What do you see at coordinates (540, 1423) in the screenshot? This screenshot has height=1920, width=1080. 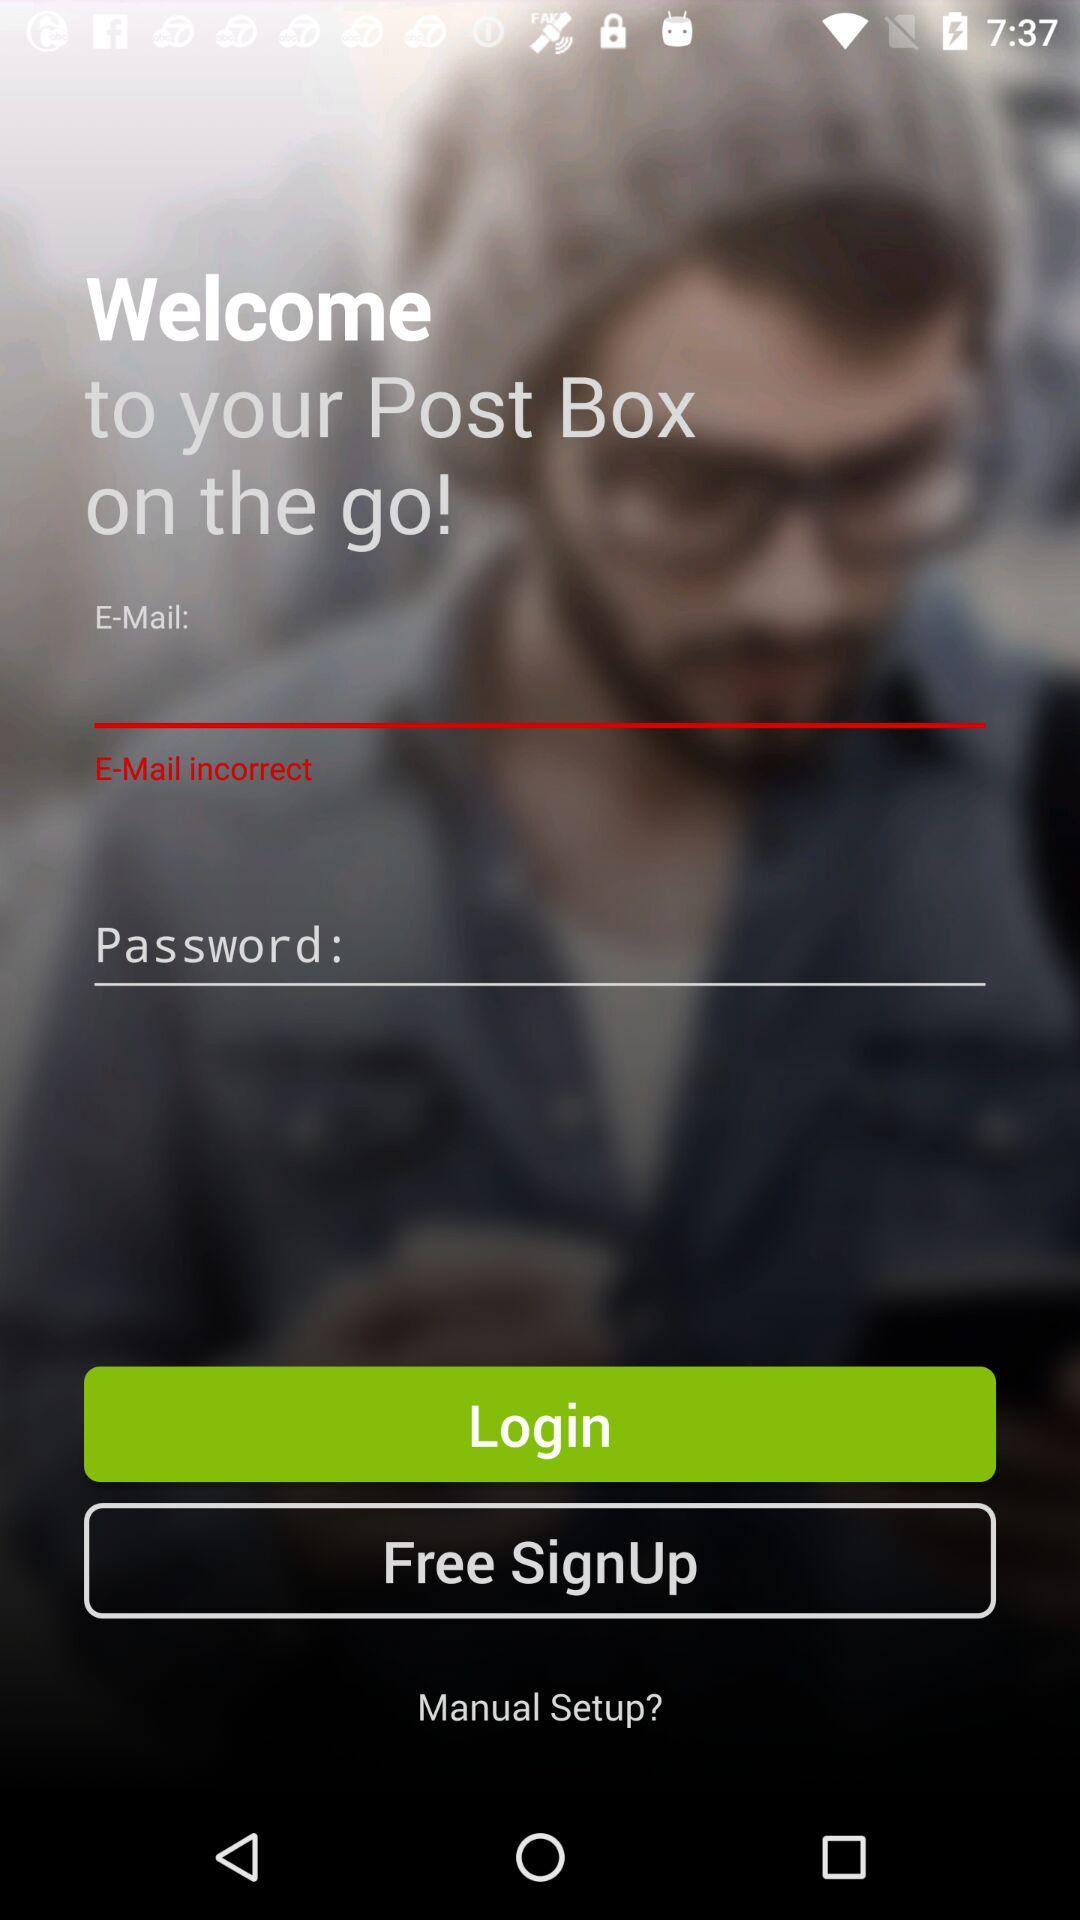 I see `the login icon` at bounding box center [540, 1423].